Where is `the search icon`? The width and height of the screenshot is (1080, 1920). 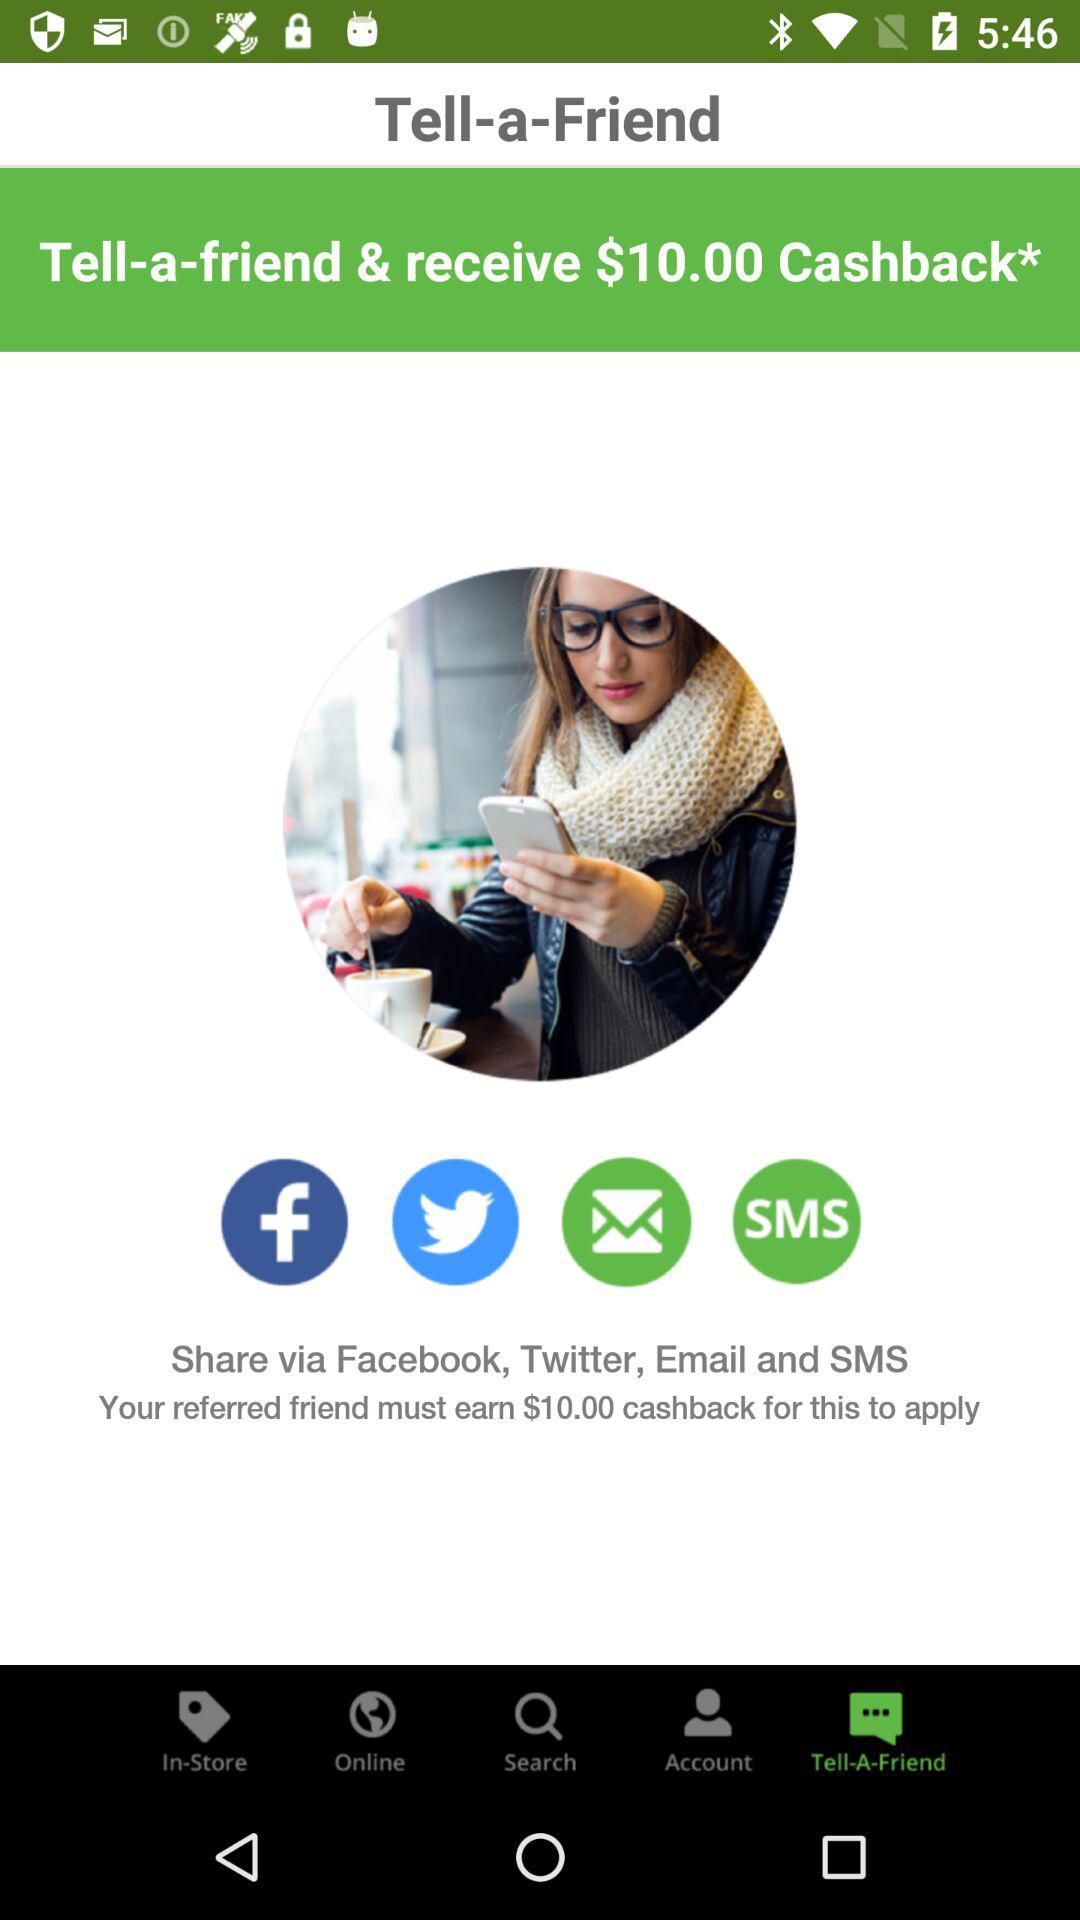
the search icon is located at coordinates (540, 1728).